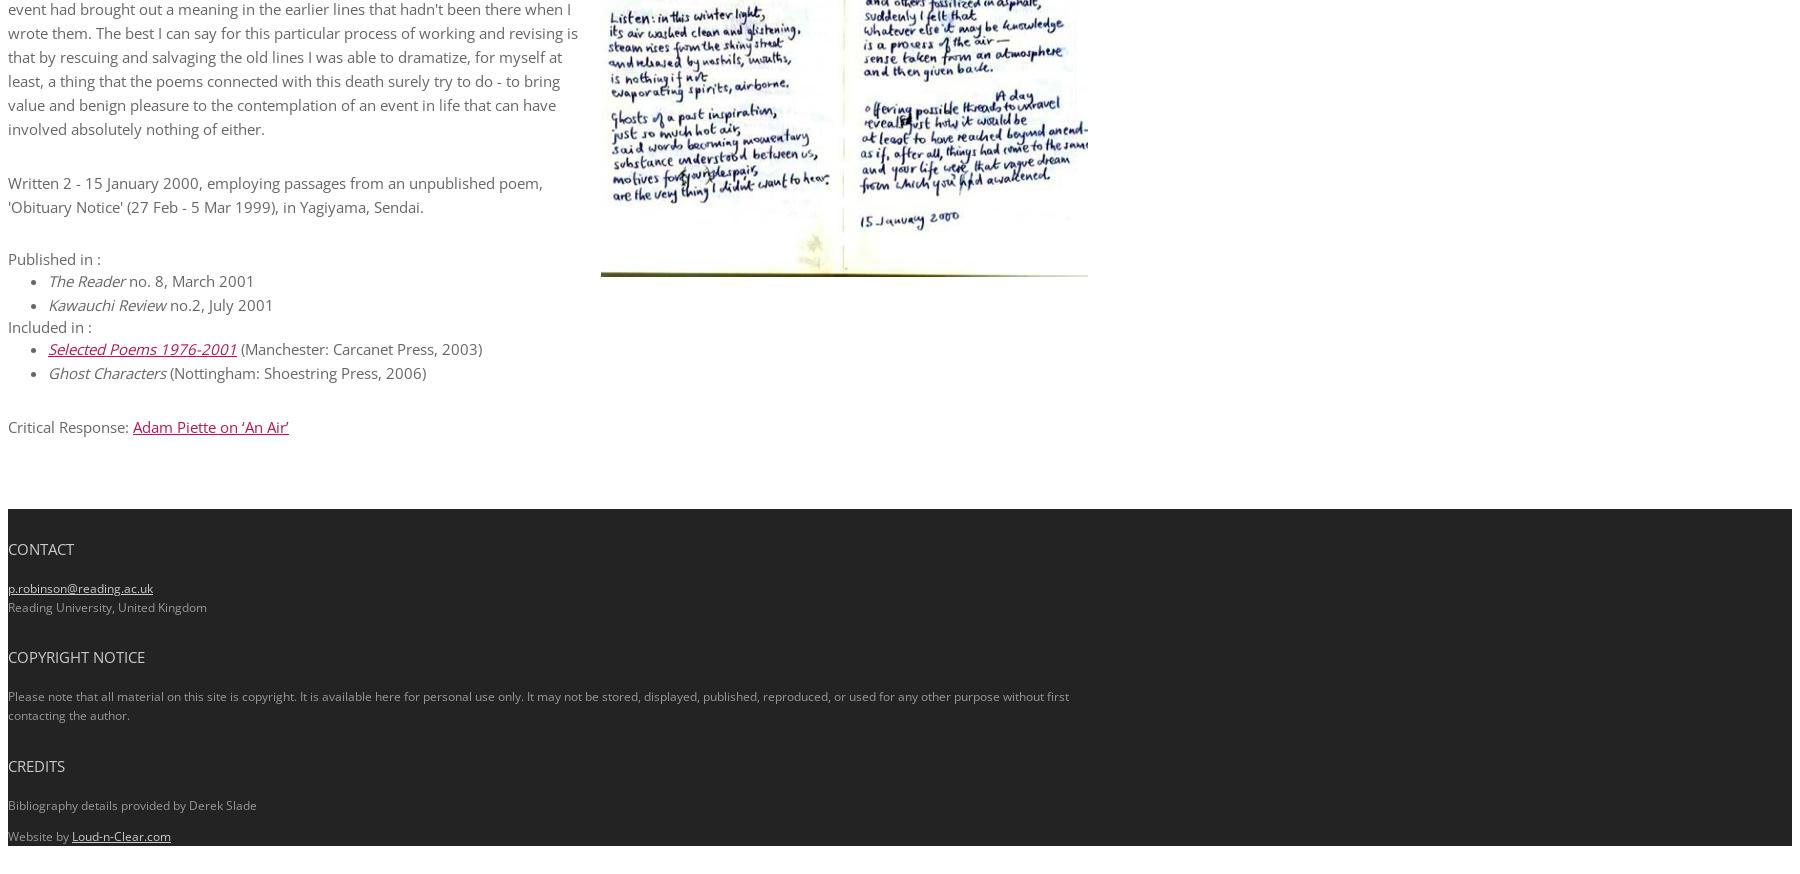 The image size is (1800, 874). What do you see at coordinates (142, 347) in the screenshot?
I see `'Selected Poems 1976-2001'` at bounding box center [142, 347].